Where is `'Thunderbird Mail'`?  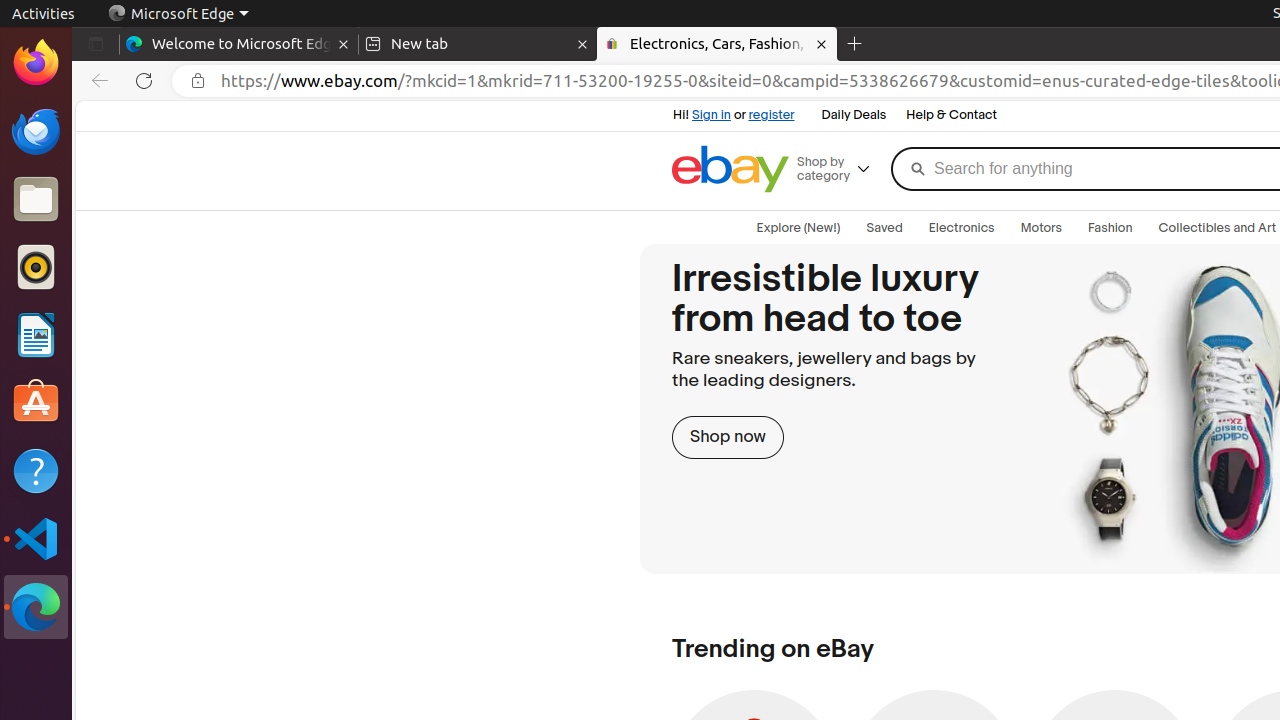
'Thunderbird Mail' is located at coordinates (35, 130).